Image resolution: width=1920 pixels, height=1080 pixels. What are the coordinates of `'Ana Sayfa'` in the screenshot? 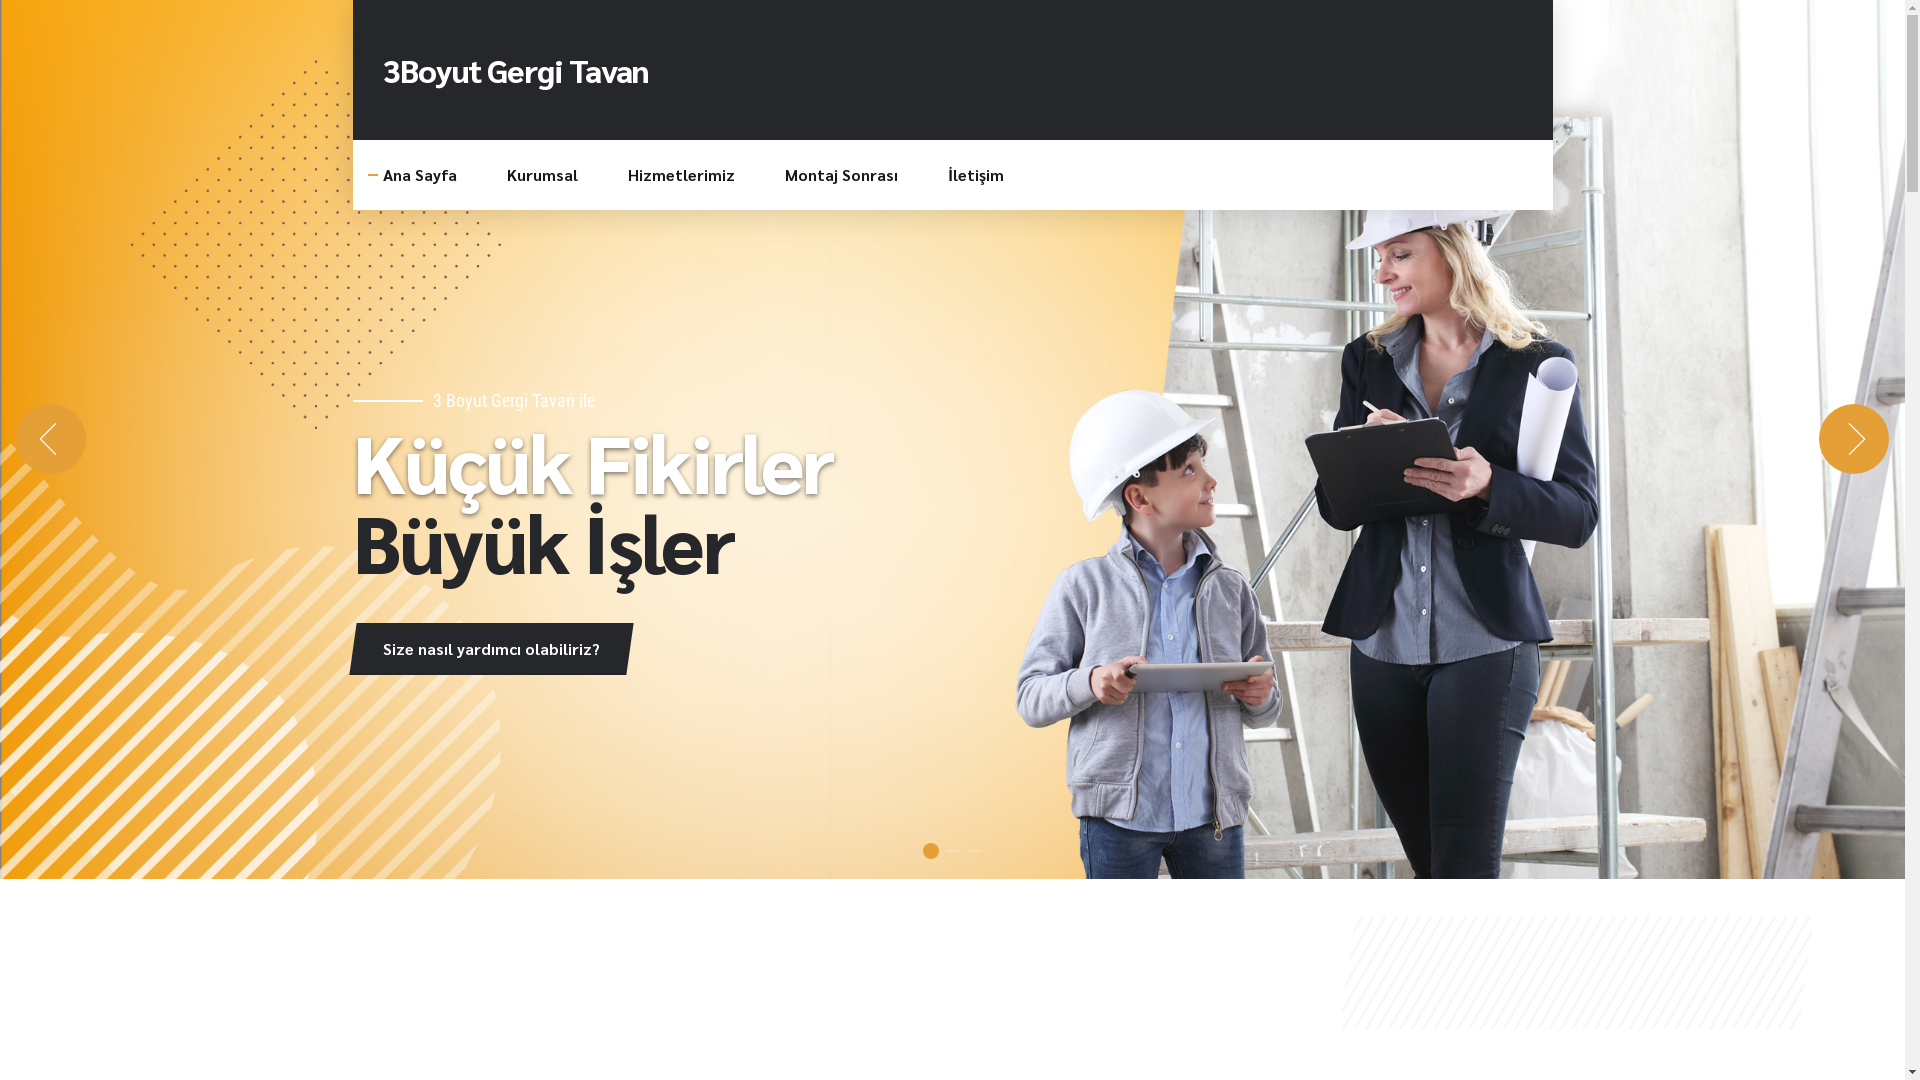 It's located at (417, 173).